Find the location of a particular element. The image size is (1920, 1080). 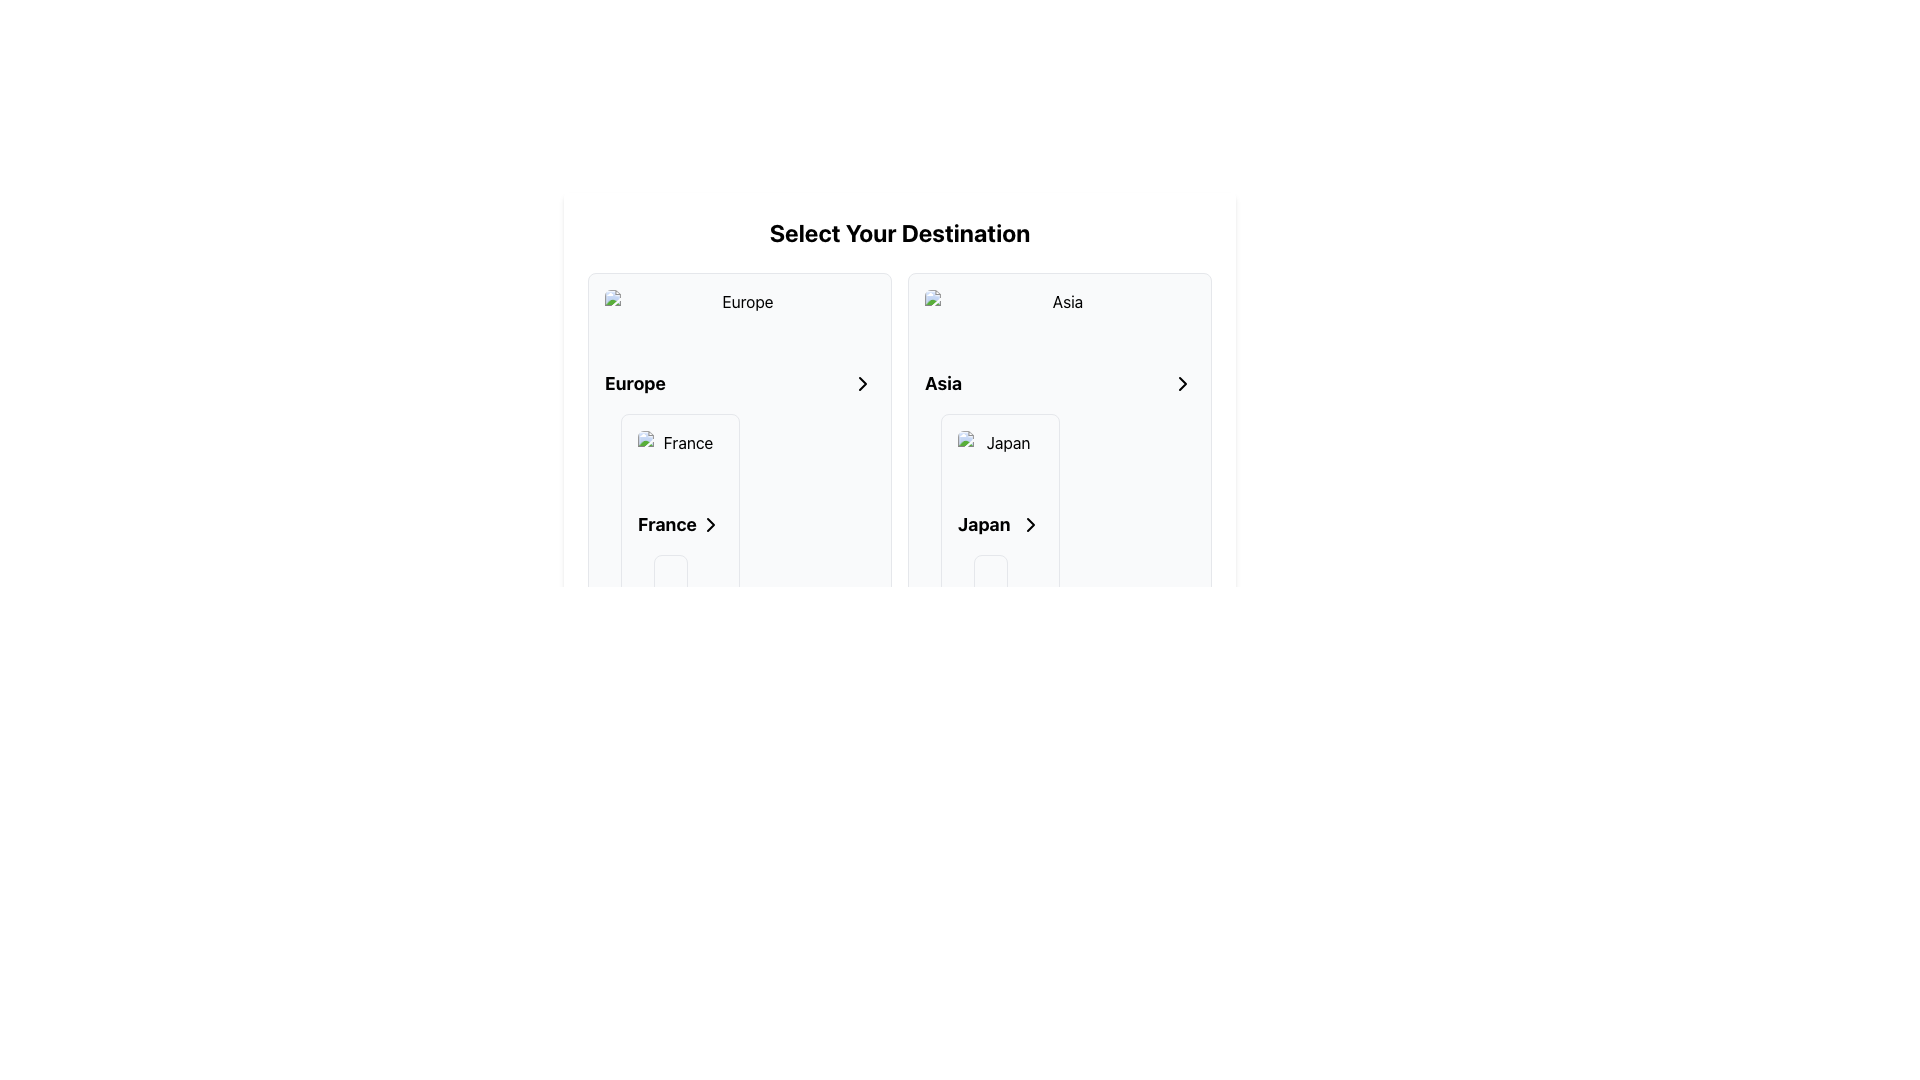

the chevron/icon located to the far-right of the 'Europe' section is located at coordinates (863, 384).